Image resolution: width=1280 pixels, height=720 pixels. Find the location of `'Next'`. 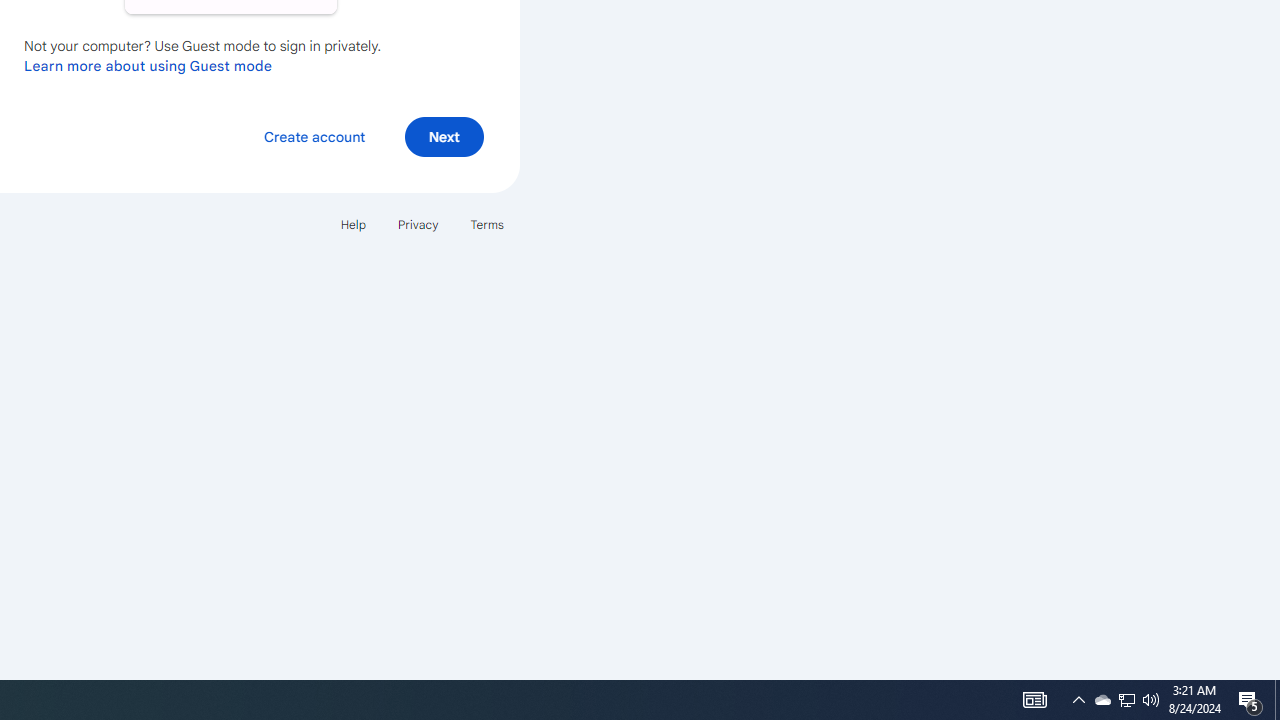

'Next' is located at coordinates (443, 135).